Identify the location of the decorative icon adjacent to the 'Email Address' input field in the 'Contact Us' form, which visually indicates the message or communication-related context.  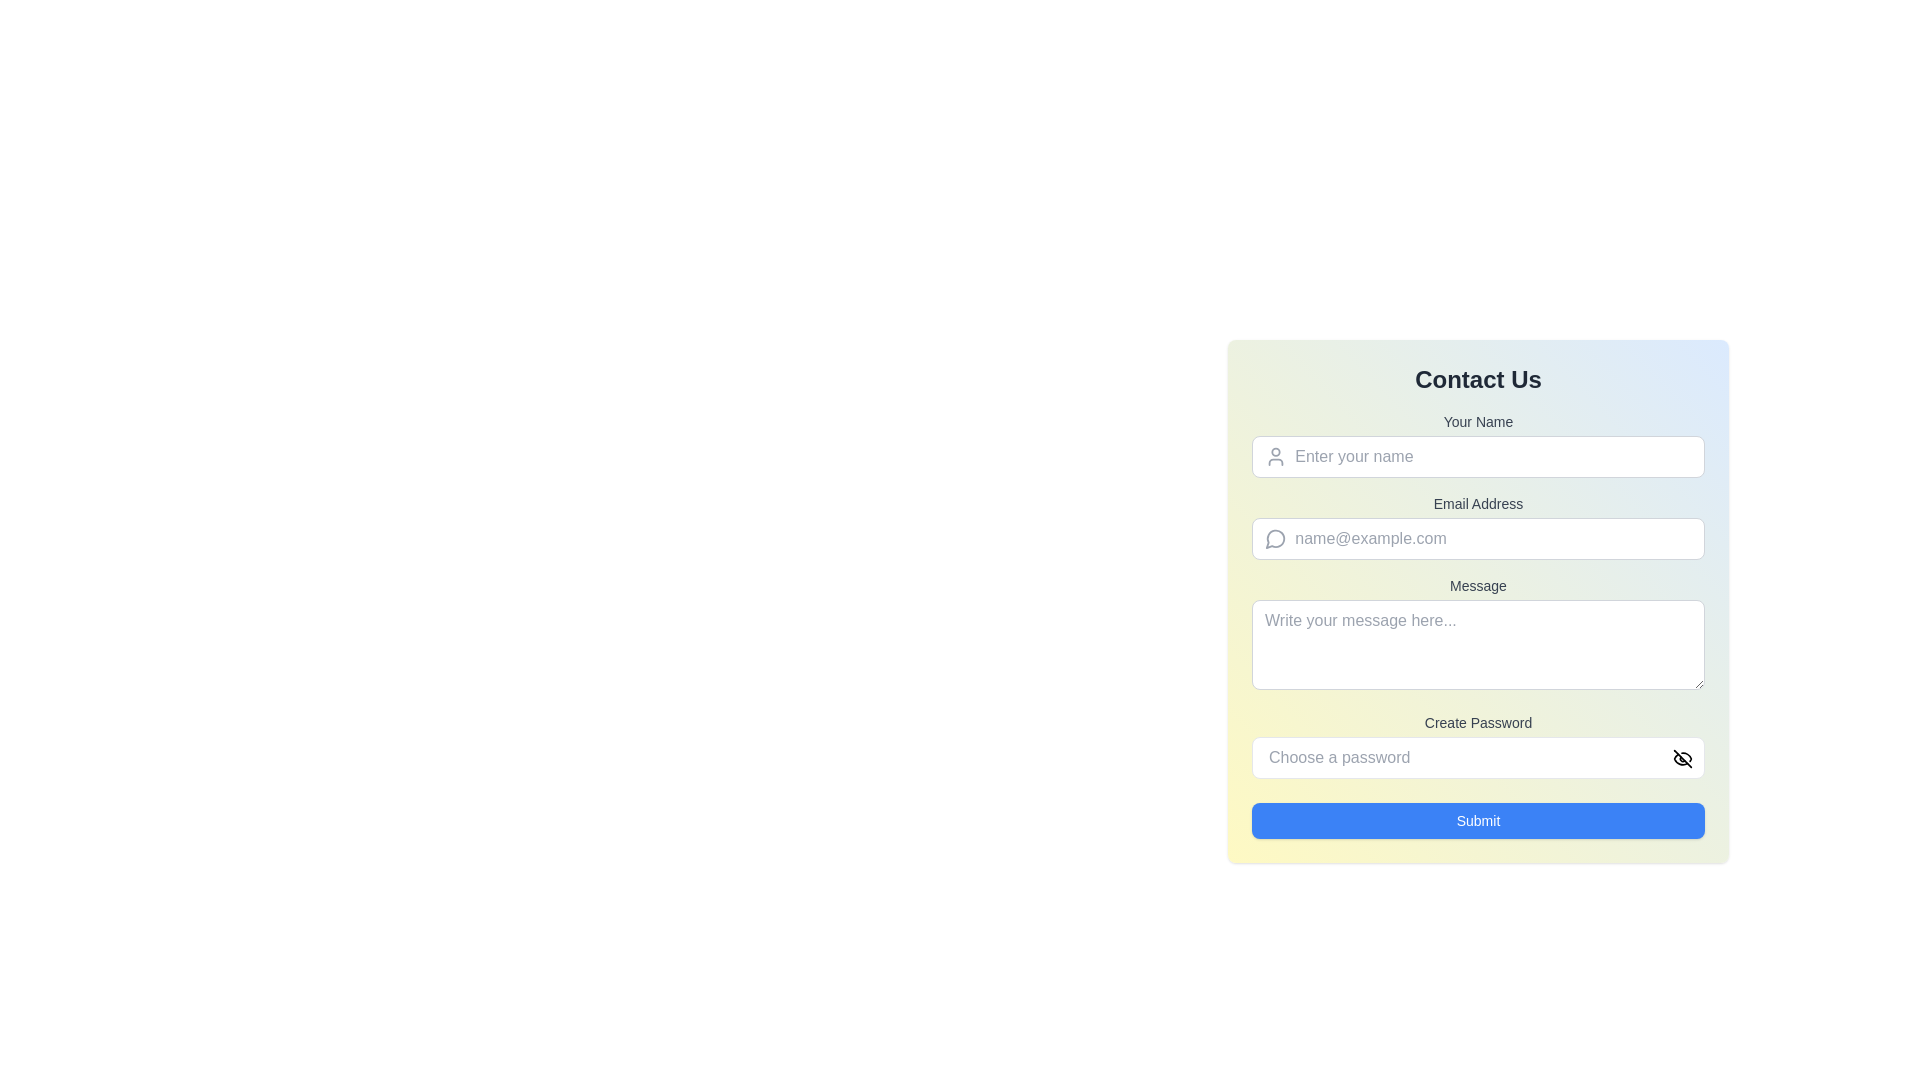
(1274, 538).